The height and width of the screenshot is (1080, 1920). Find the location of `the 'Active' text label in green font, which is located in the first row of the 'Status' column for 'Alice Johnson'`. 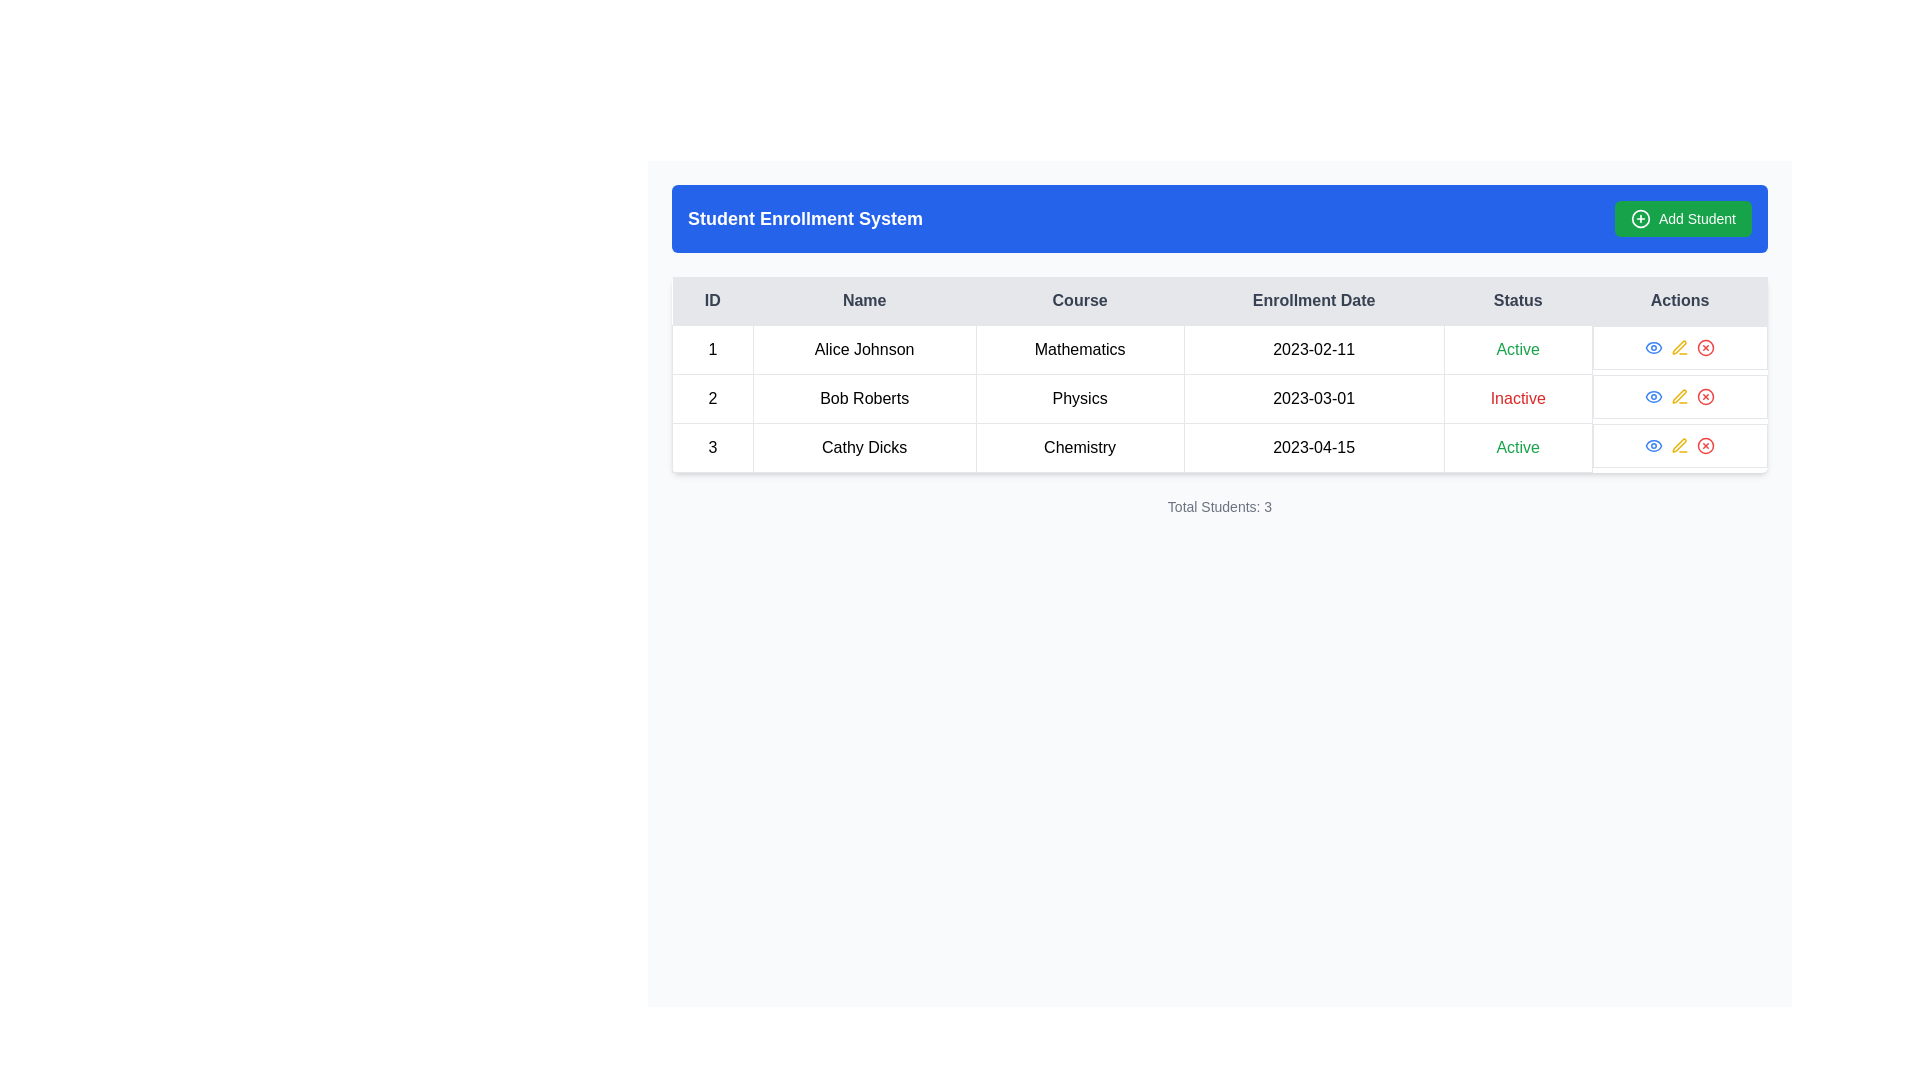

the 'Active' text label in green font, which is located in the first row of the 'Status' column for 'Alice Johnson' is located at coordinates (1518, 349).